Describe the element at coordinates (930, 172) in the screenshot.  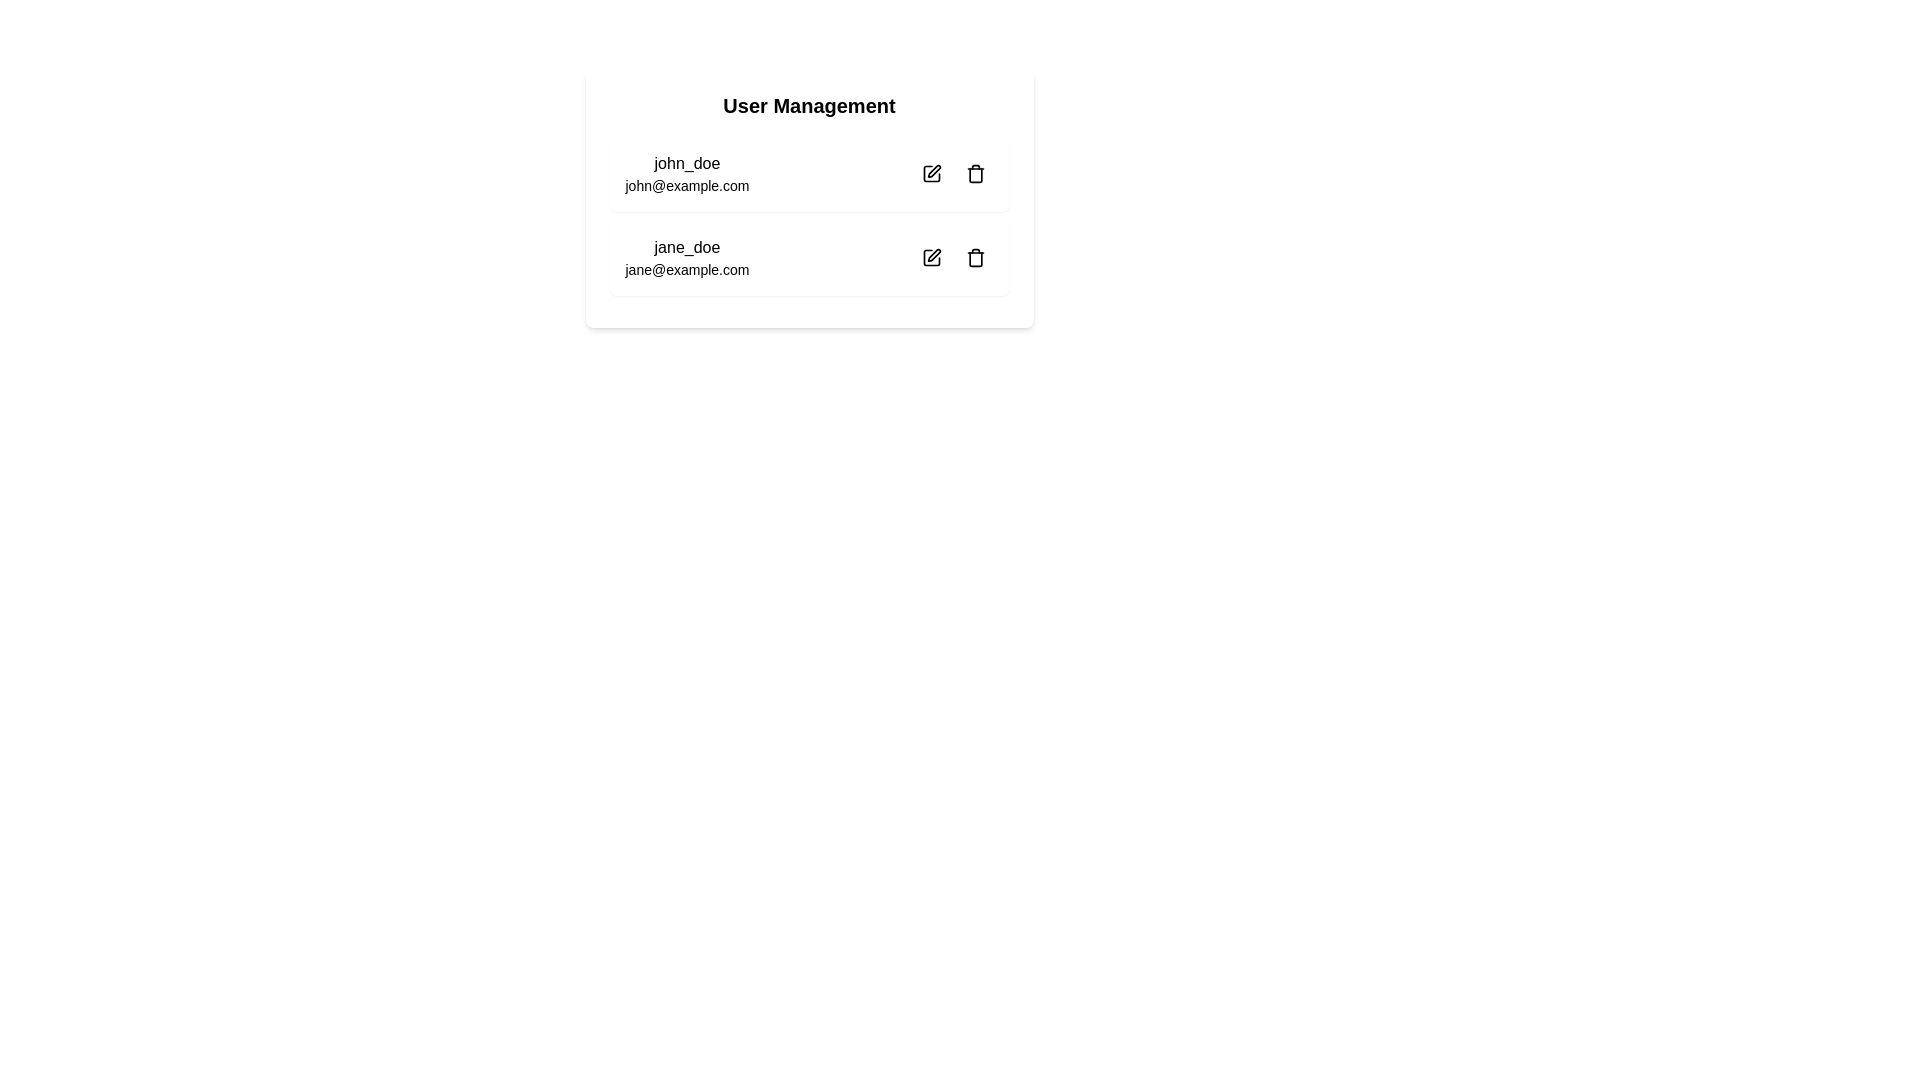
I see `the circular edit button with a pen icon next to 'john_doe' in the 'User Management' panel` at that location.